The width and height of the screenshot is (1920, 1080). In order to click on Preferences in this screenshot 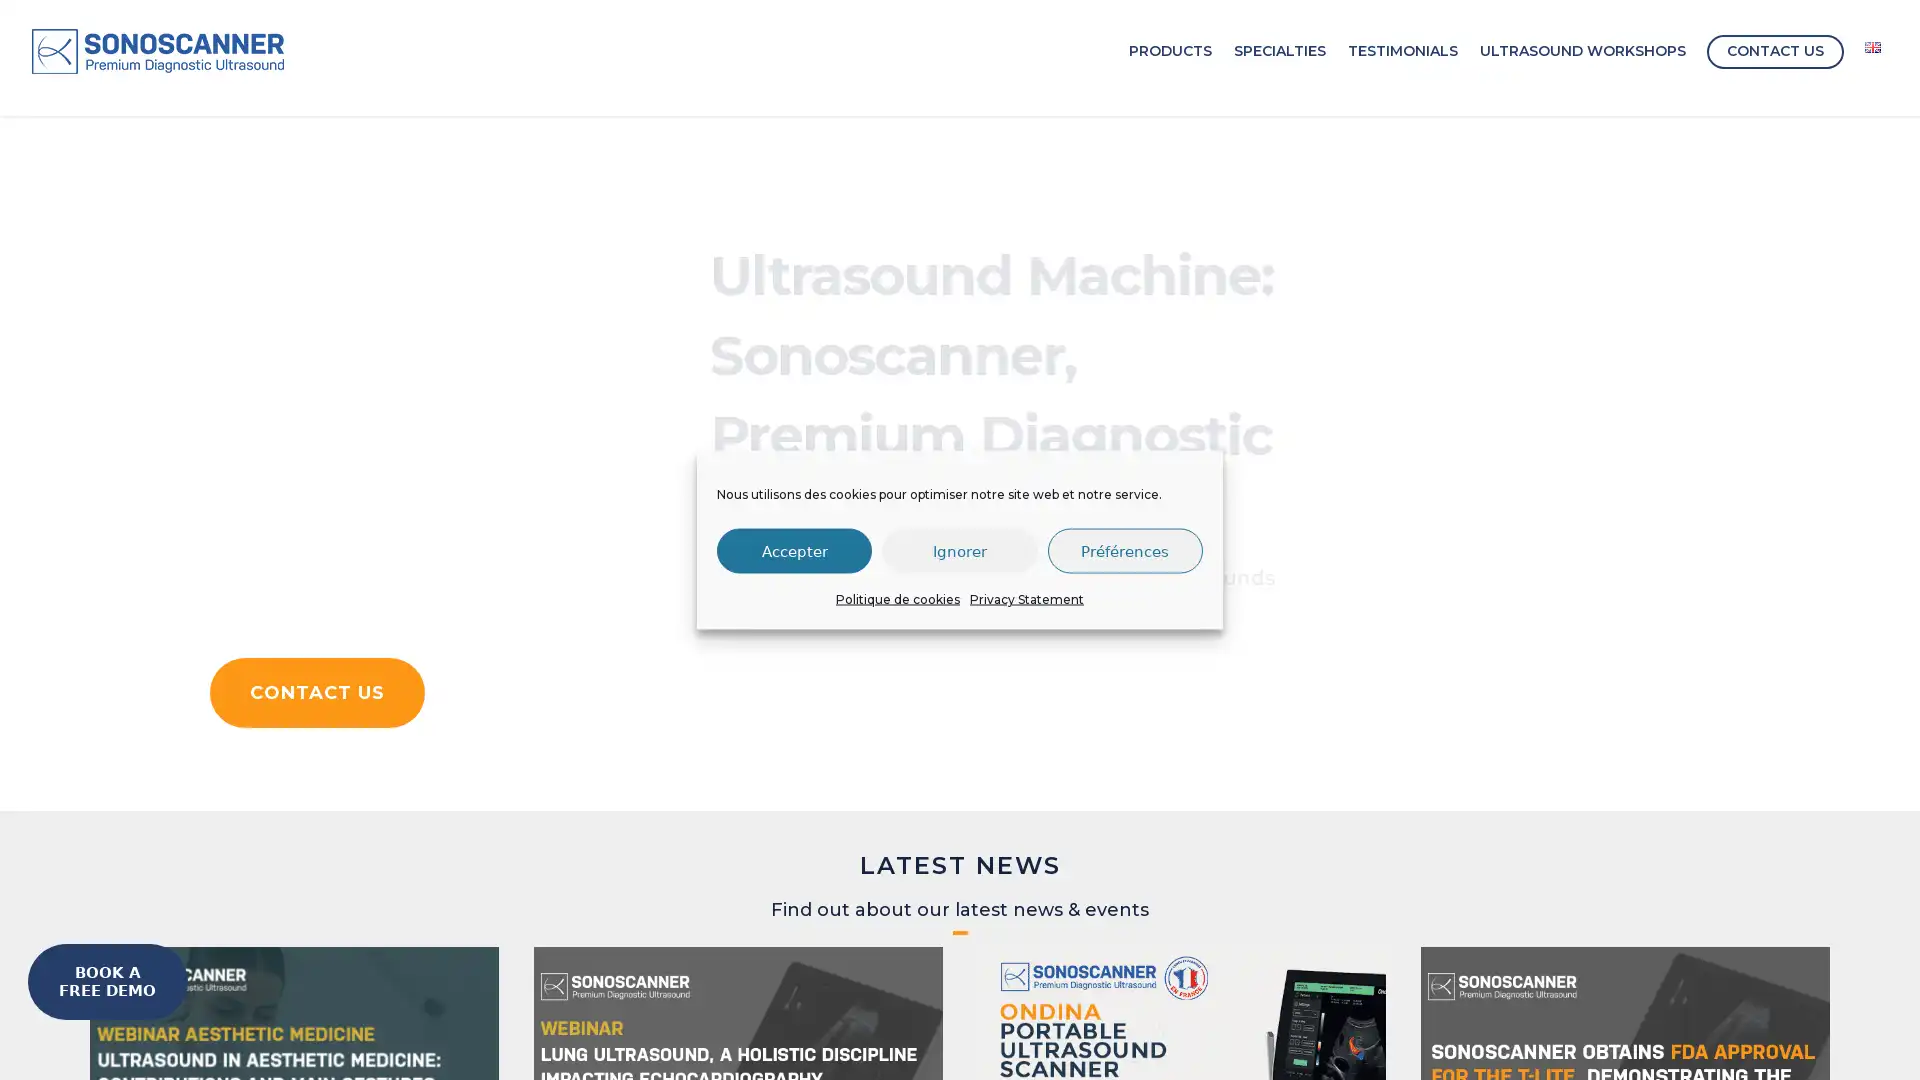, I will do `click(1124, 550)`.